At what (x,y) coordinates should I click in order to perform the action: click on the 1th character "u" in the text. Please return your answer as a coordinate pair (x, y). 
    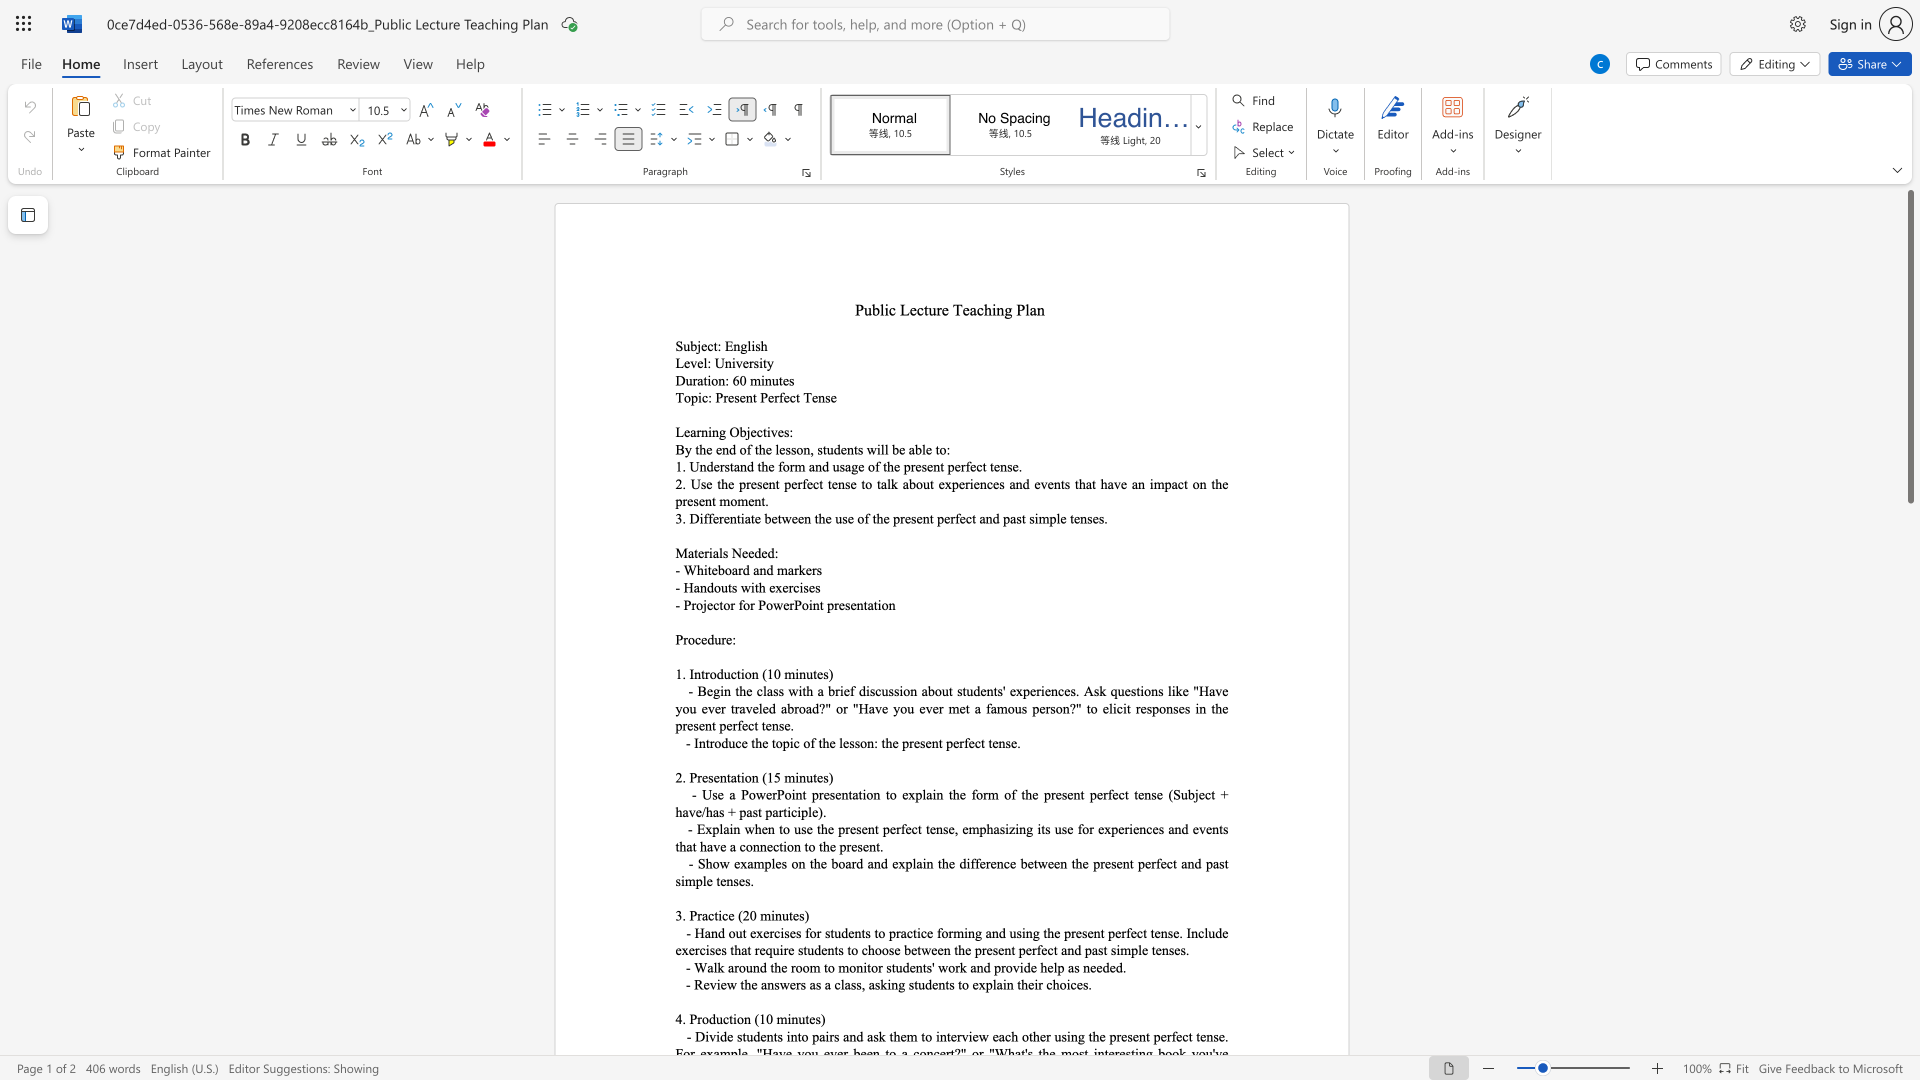
    Looking at the image, I should click on (796, 829).